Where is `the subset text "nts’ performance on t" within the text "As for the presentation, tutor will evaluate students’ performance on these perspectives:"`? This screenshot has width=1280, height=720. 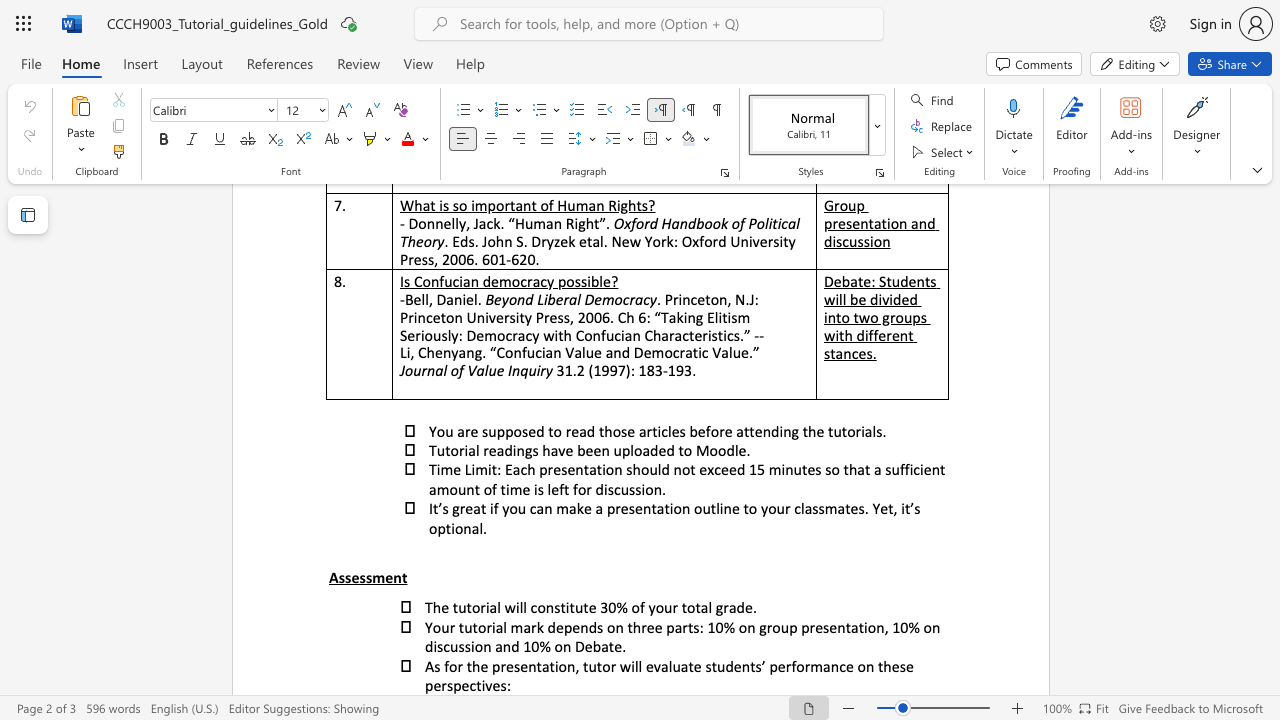 the subset text "nts’ performance on t" within the text "As for the presentation, tutor will evaluate students’ performance on these perspectives:" is located at coordinates (740, 666).